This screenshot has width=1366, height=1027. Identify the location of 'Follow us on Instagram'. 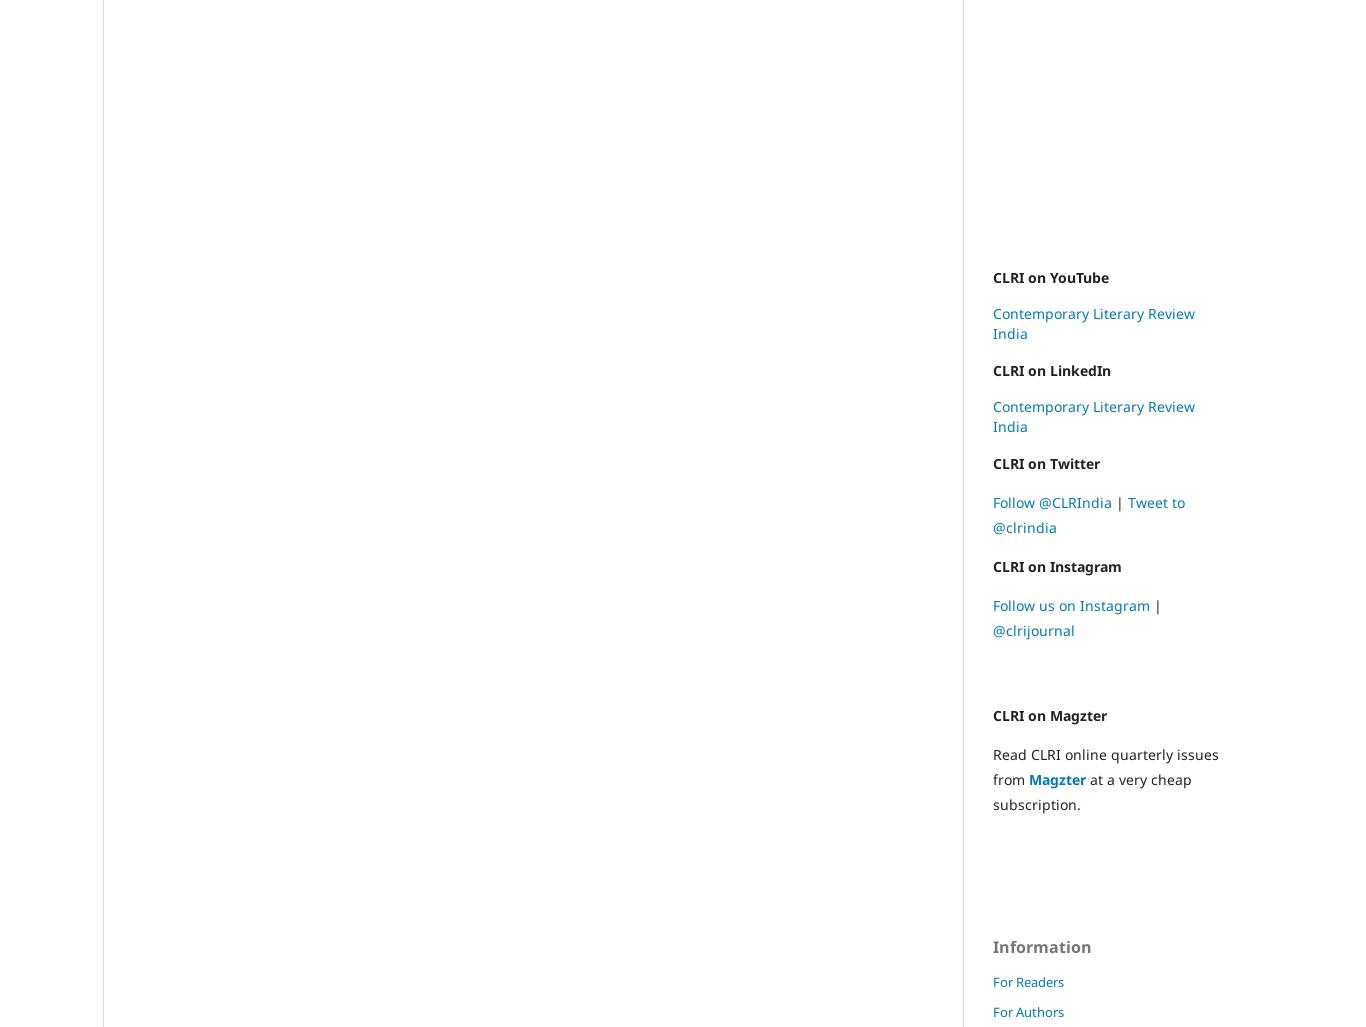
(992, 605).